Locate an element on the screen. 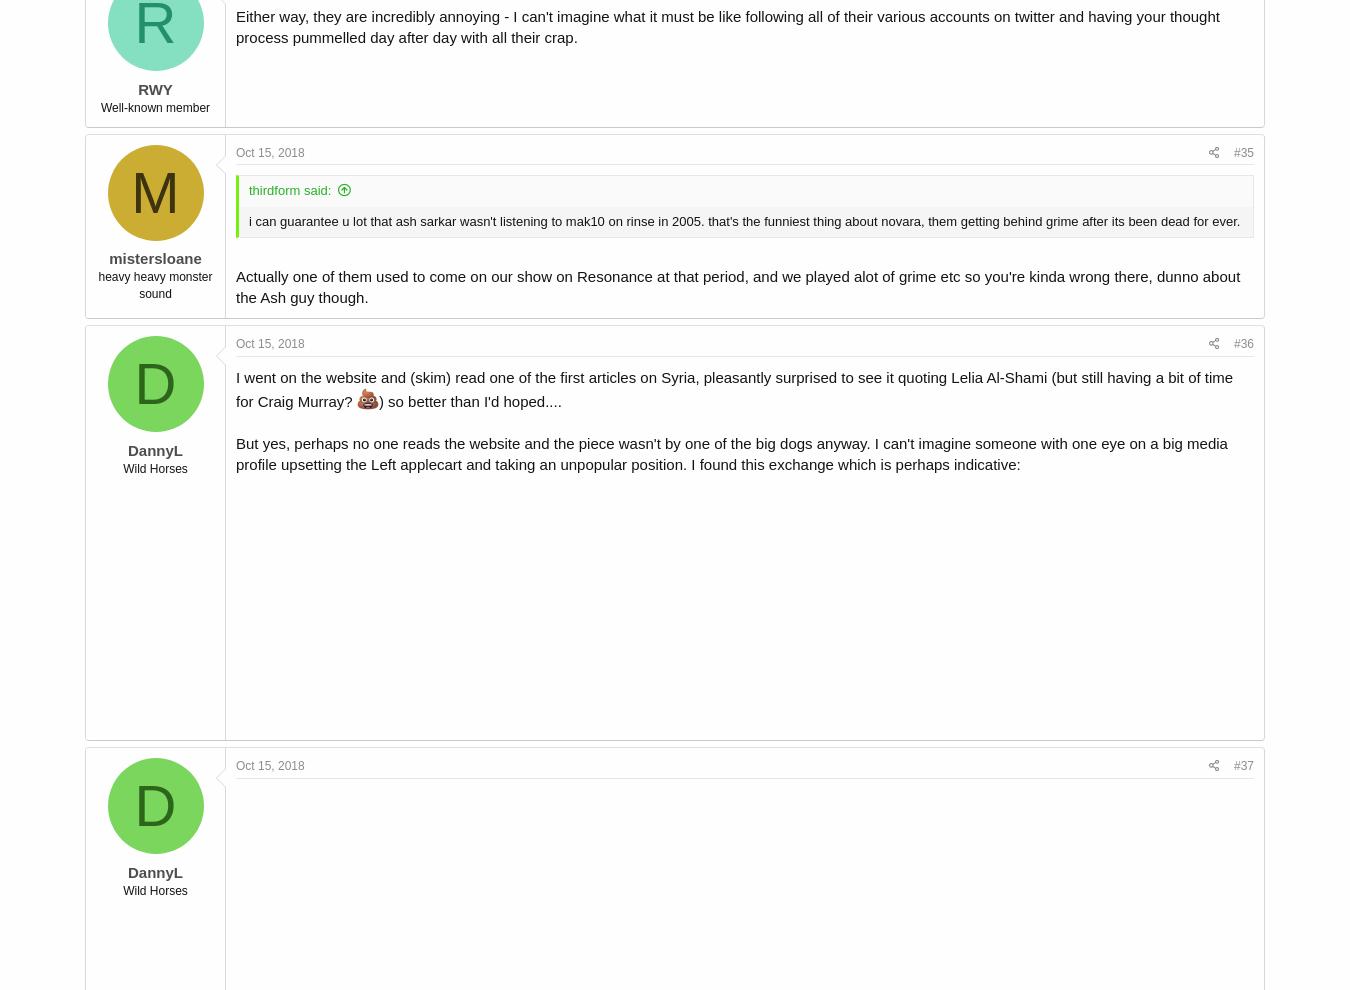  ') so better than I'd hoped....' is located at coordinates (378, 400).